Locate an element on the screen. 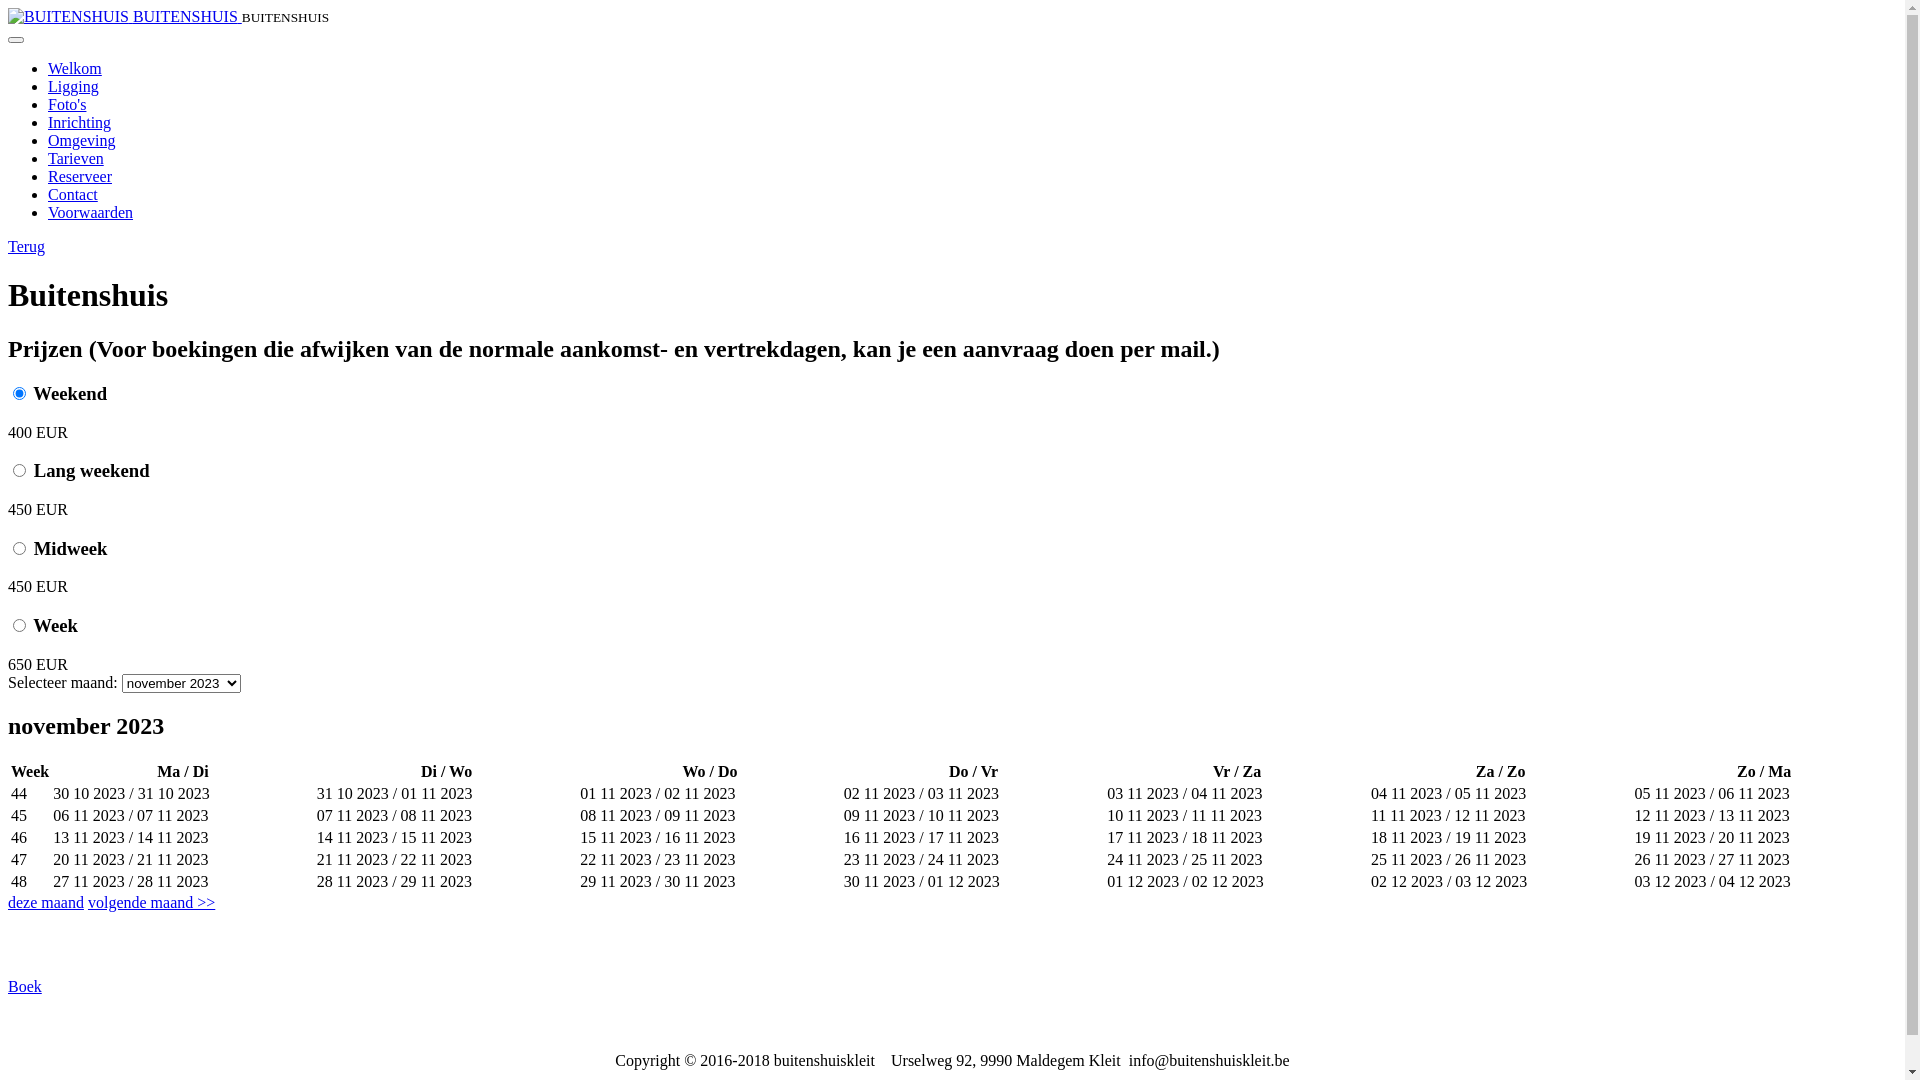 This screenshot has height=1080, width=1920. 'Ligging' is located at coordinates (73, 85).